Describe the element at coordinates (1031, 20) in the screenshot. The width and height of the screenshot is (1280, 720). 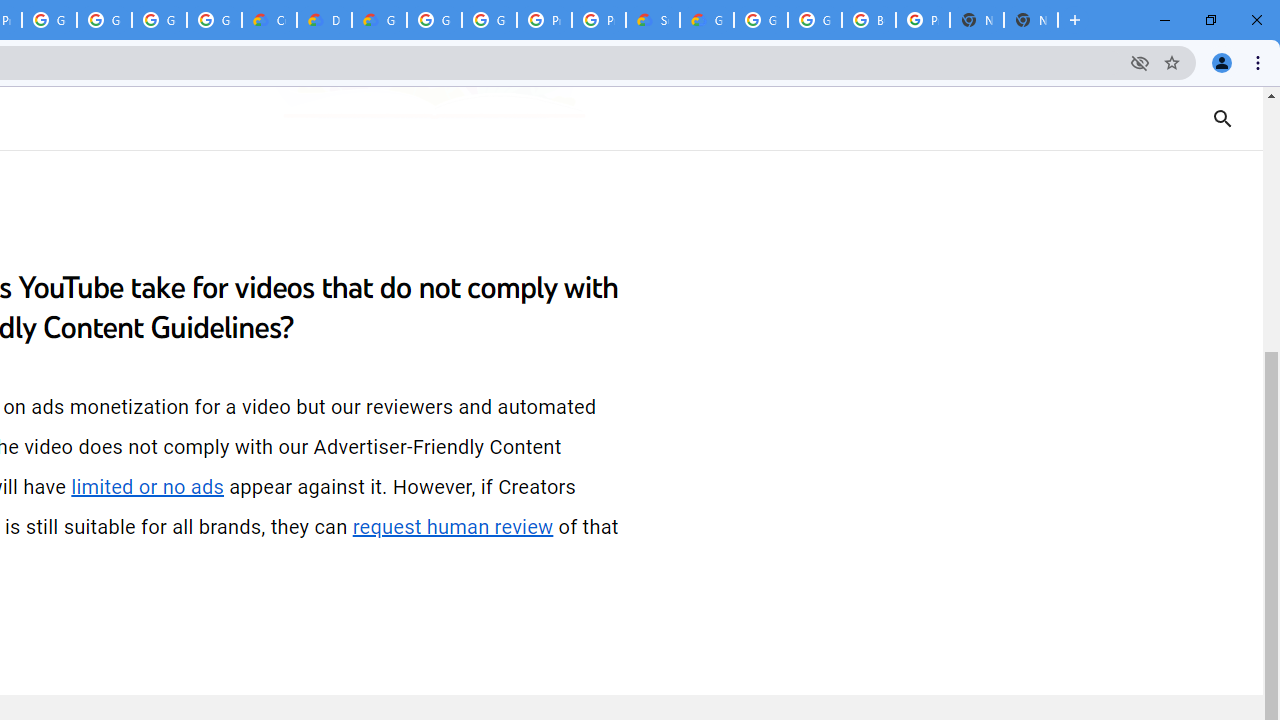
I see `'New Tab'` at that location.